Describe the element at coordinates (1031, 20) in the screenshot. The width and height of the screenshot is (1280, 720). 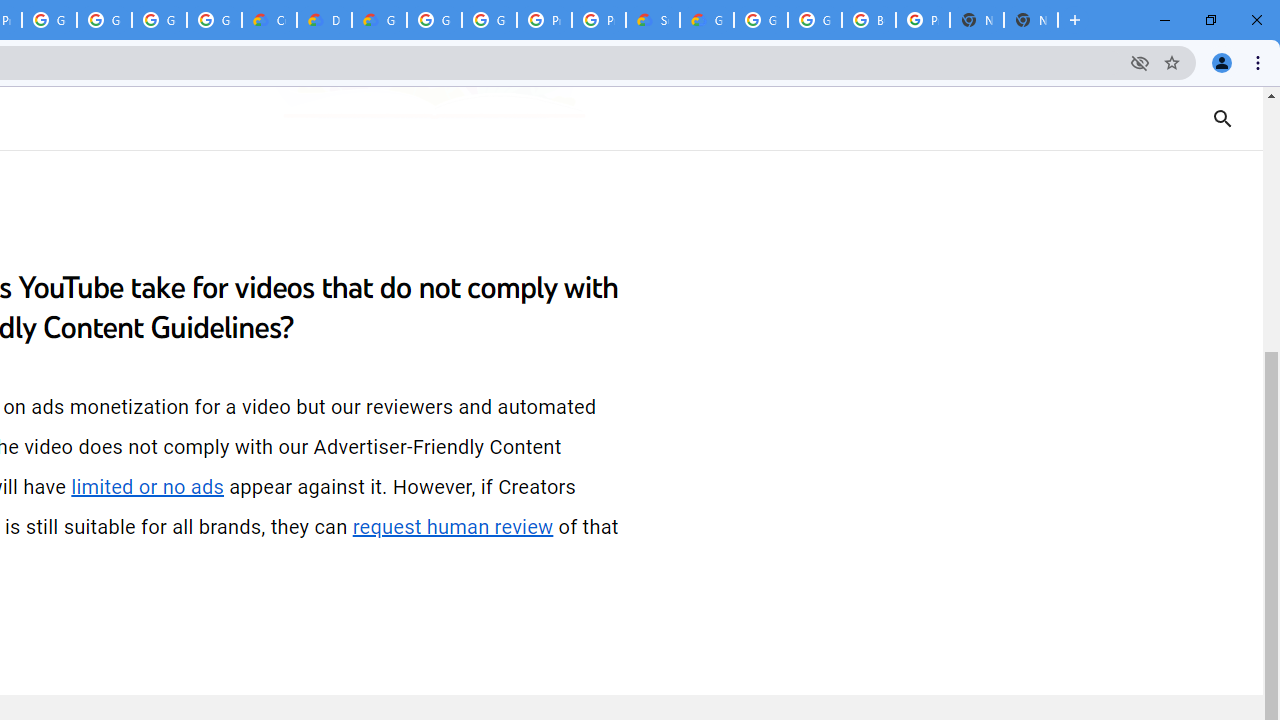
I see `'New Tab'` at that location.